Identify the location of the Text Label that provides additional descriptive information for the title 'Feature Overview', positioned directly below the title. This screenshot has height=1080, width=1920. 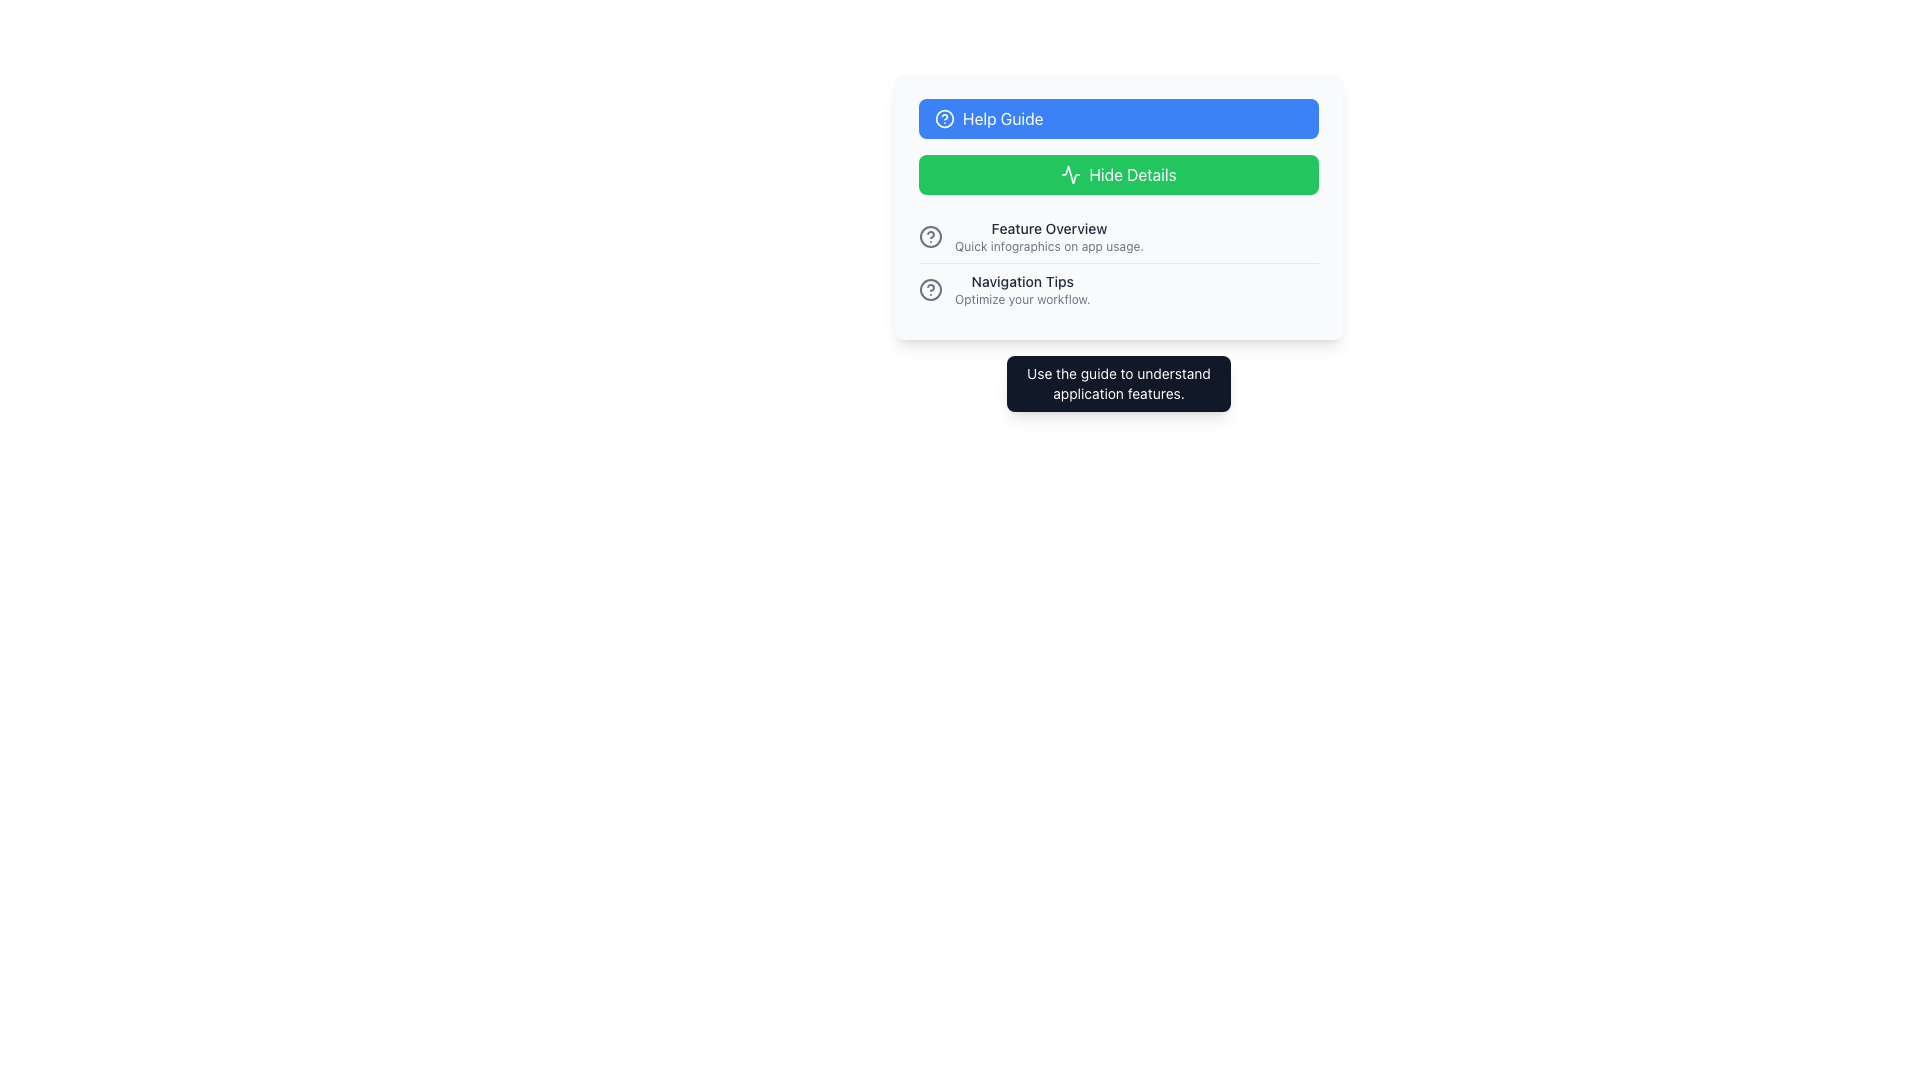
(1048, 245).